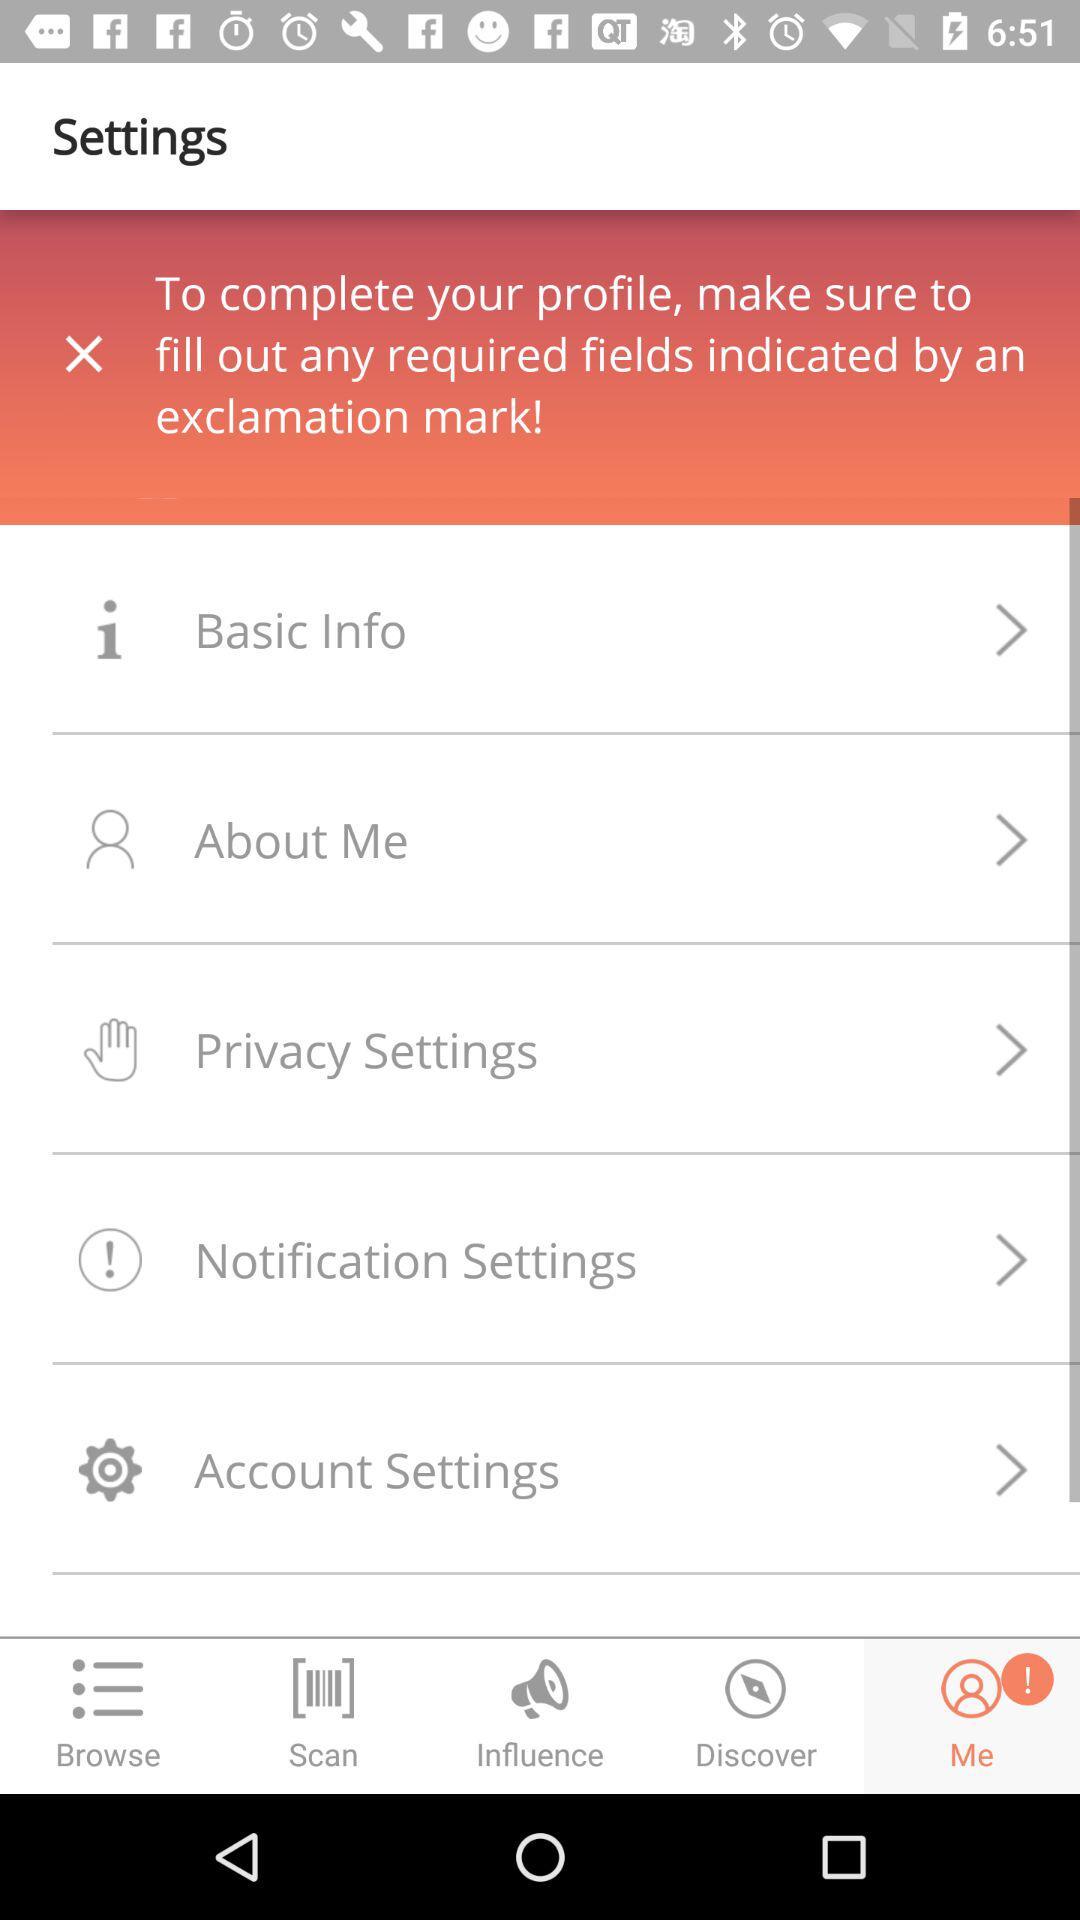 This screenshot has width=1080, height=1920. What do you see at coordinates (156, 393) in the screenshot?
I see `the close icon` at bounding box center [156, 393].